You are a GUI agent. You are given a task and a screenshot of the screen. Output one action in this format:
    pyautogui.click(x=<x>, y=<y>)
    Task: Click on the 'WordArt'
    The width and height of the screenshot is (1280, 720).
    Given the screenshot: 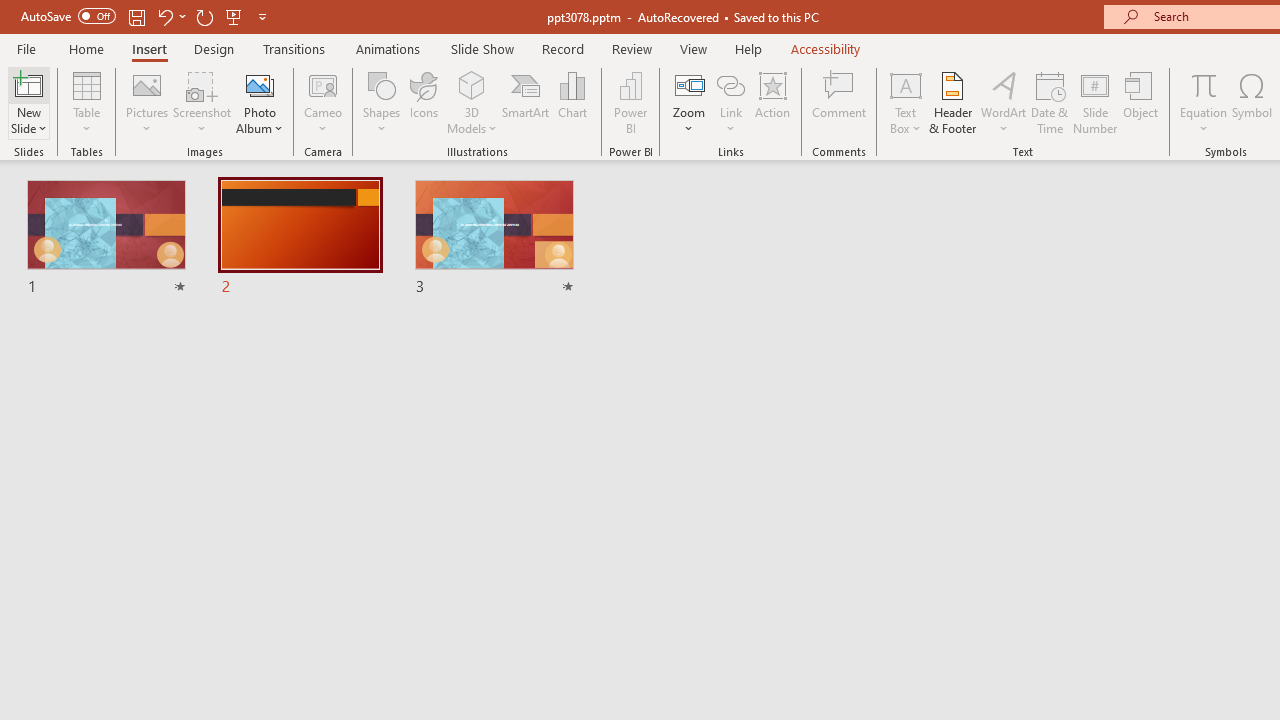 What is the action you would take?
    pyautogui.click(x=1004, y=103)
    